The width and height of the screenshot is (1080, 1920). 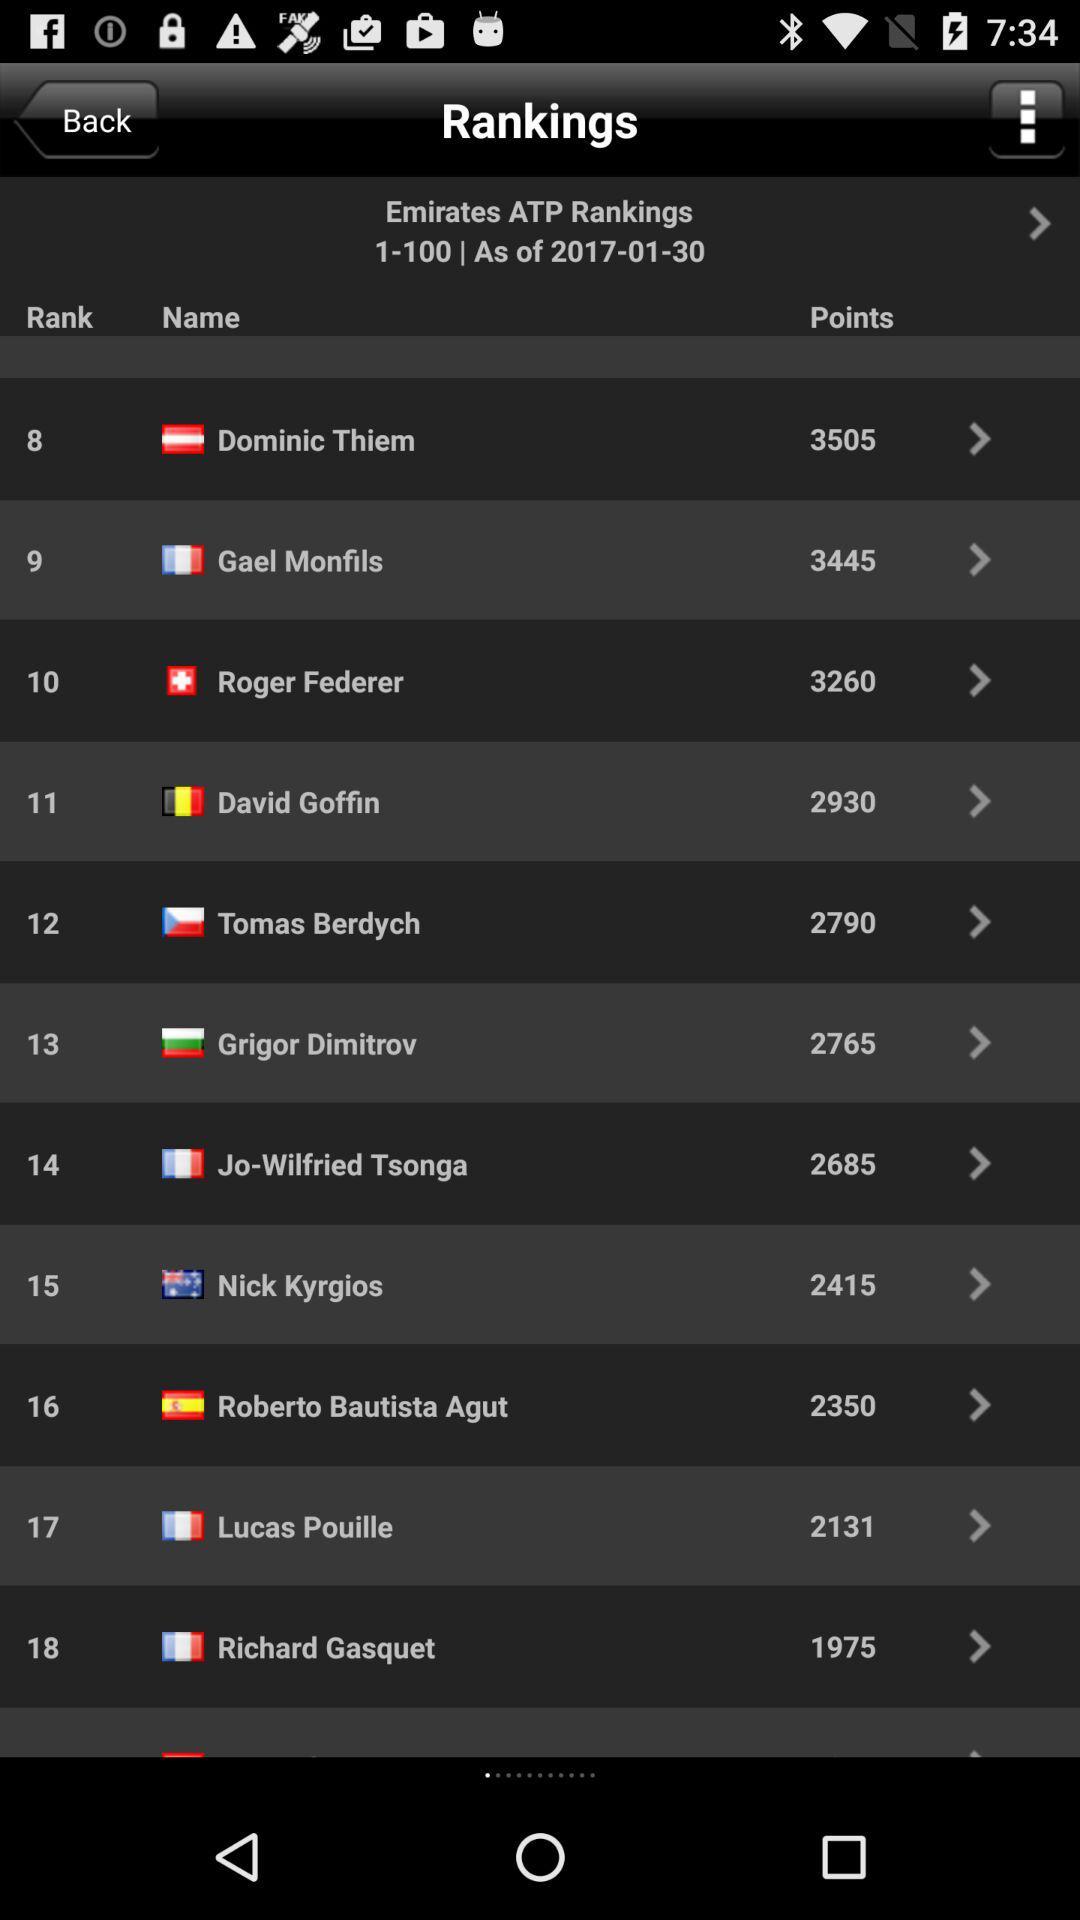 I want to click on item below the 2415 item, so click(x=914, y=1403).